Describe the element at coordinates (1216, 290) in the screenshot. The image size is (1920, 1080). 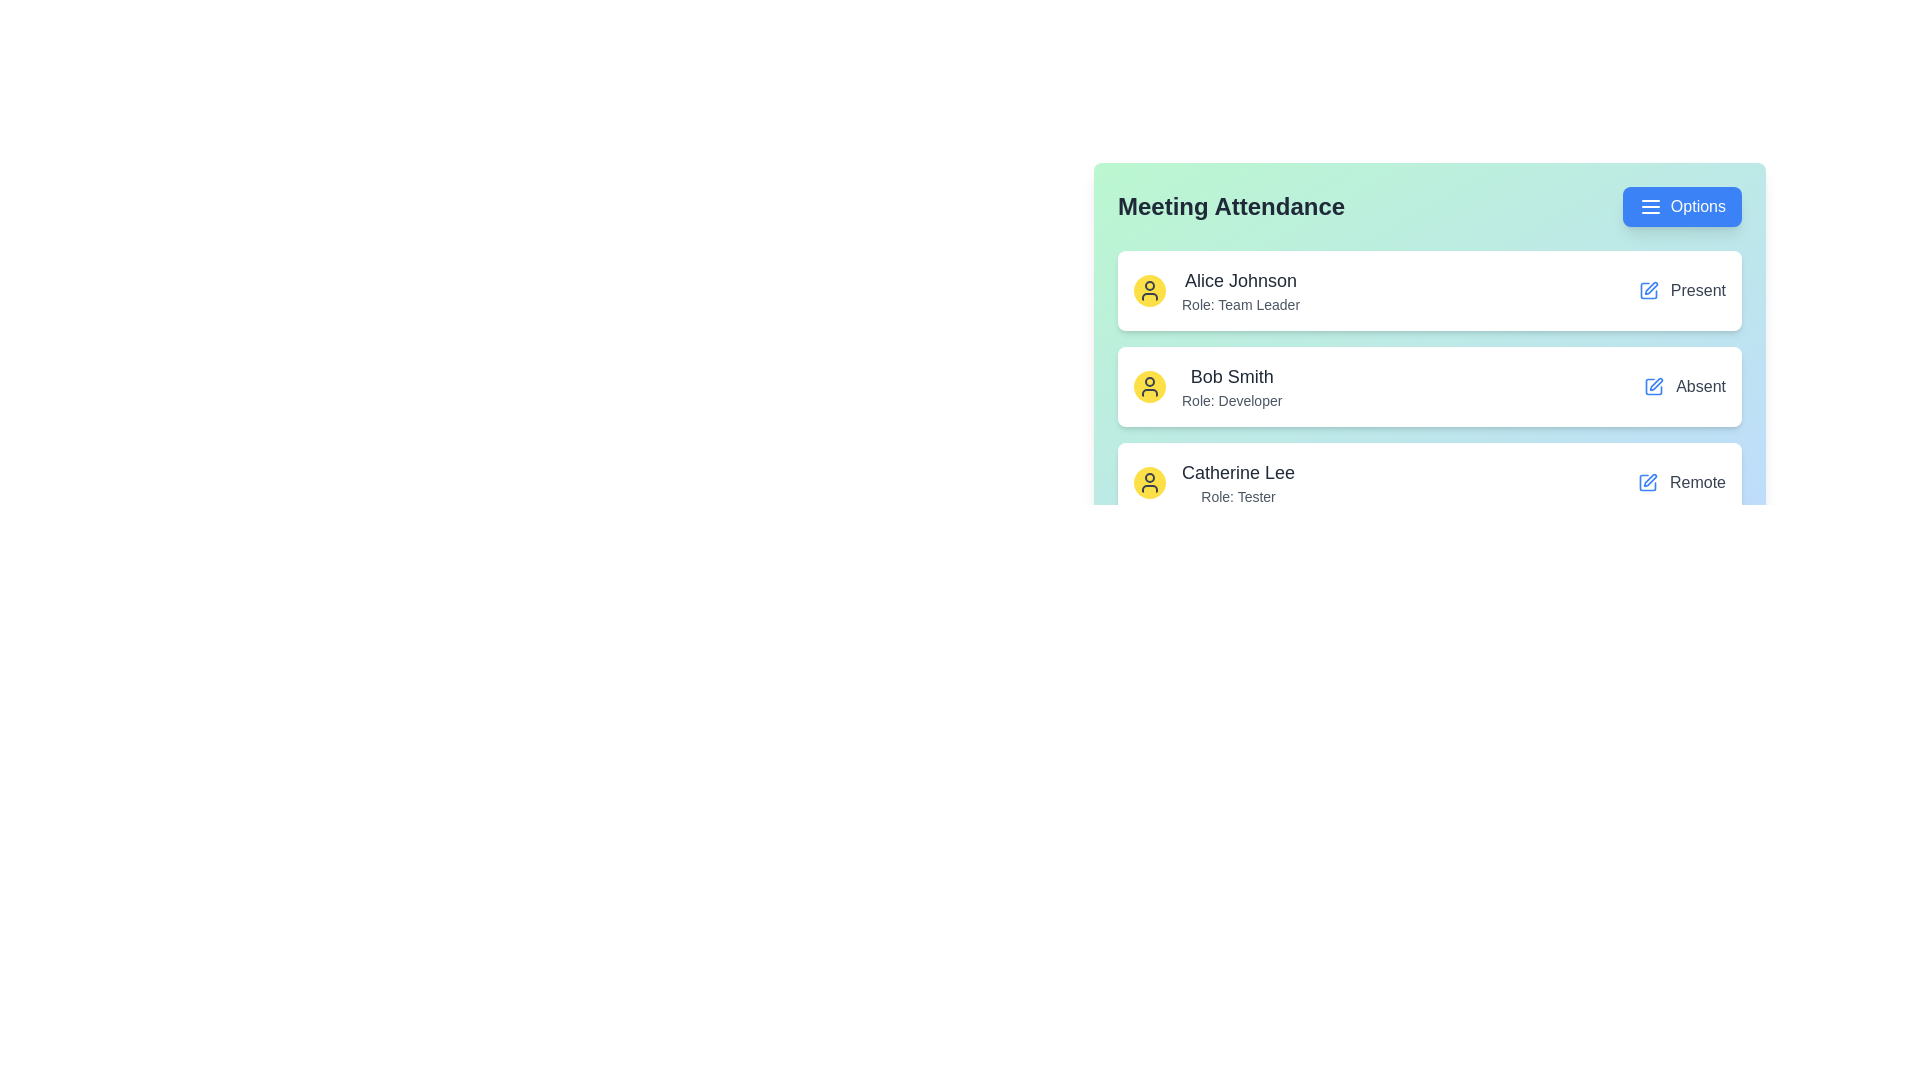
I see `the circular yellow icon containing a user silhouette associated with the name 'Alice Johnson' and the role 'Team Leader'` at that location.